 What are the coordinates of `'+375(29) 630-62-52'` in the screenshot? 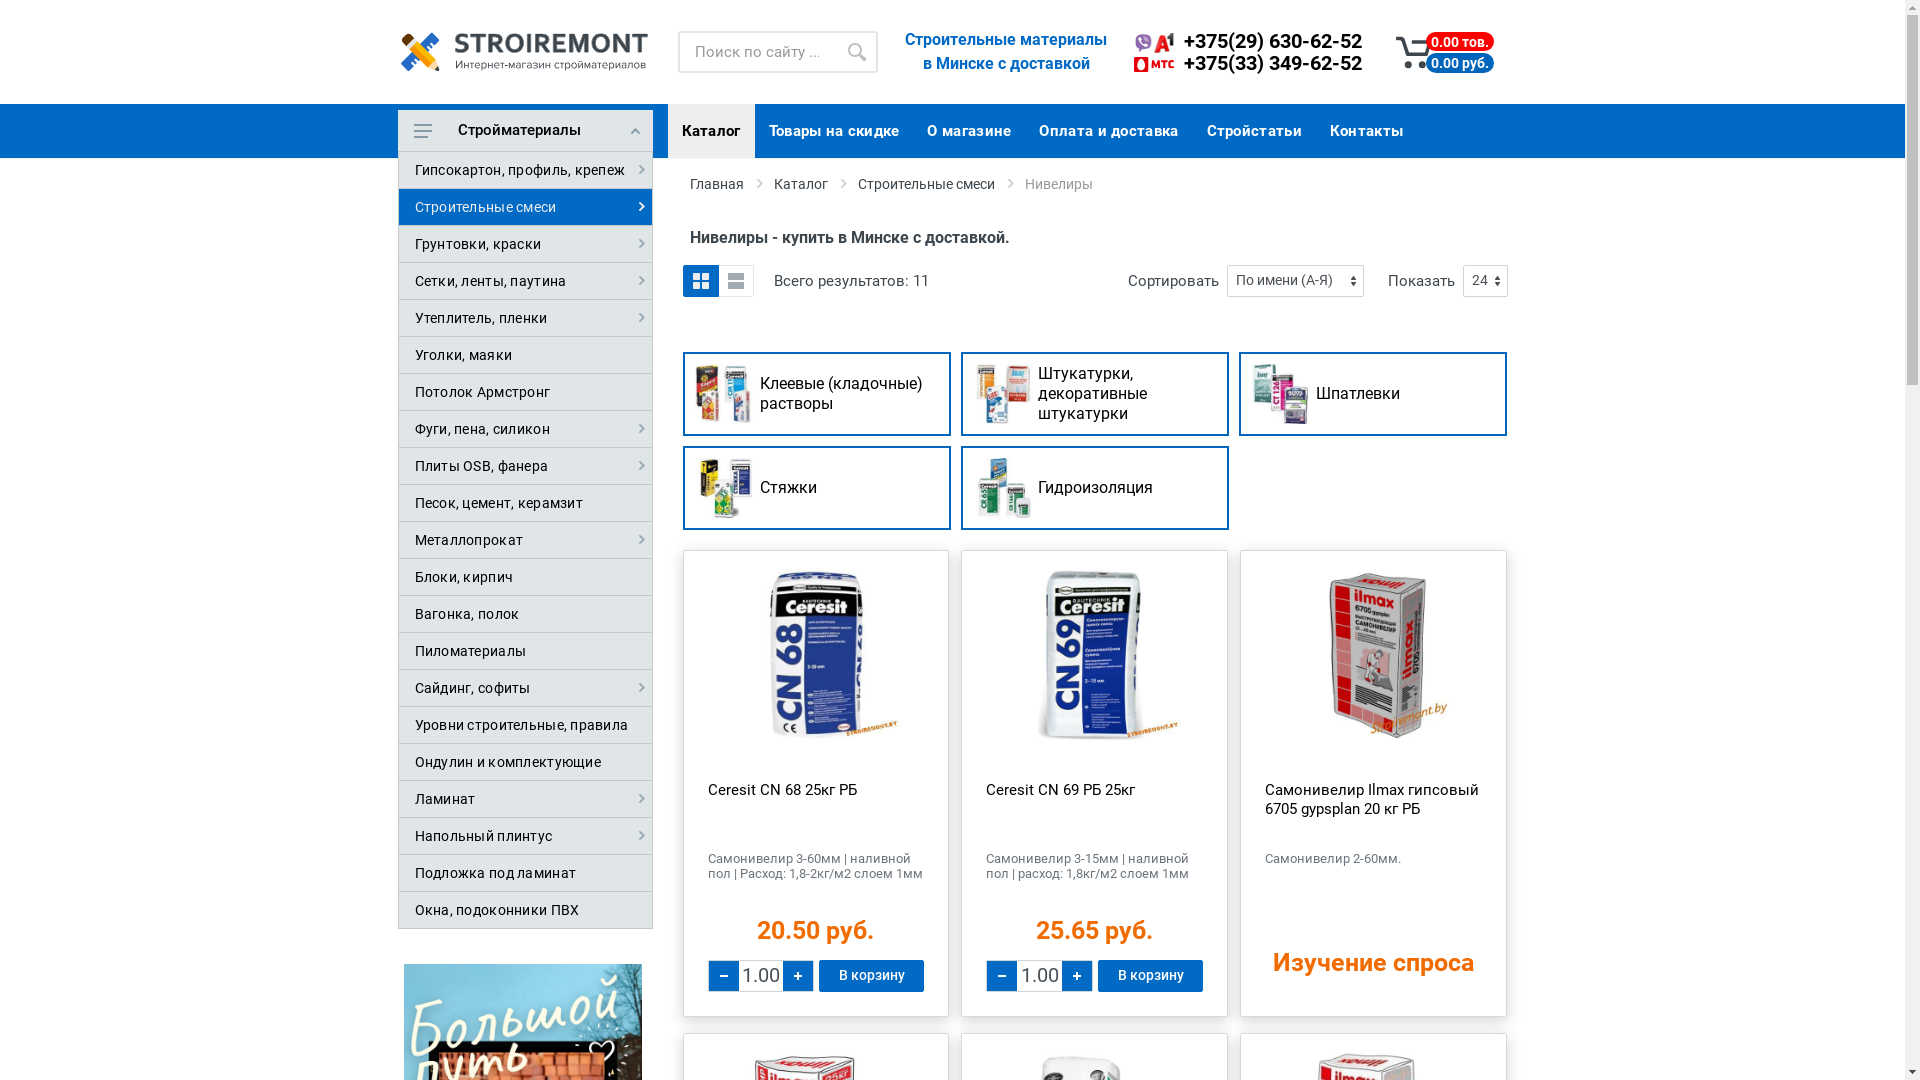 It's located at (1271, 41).